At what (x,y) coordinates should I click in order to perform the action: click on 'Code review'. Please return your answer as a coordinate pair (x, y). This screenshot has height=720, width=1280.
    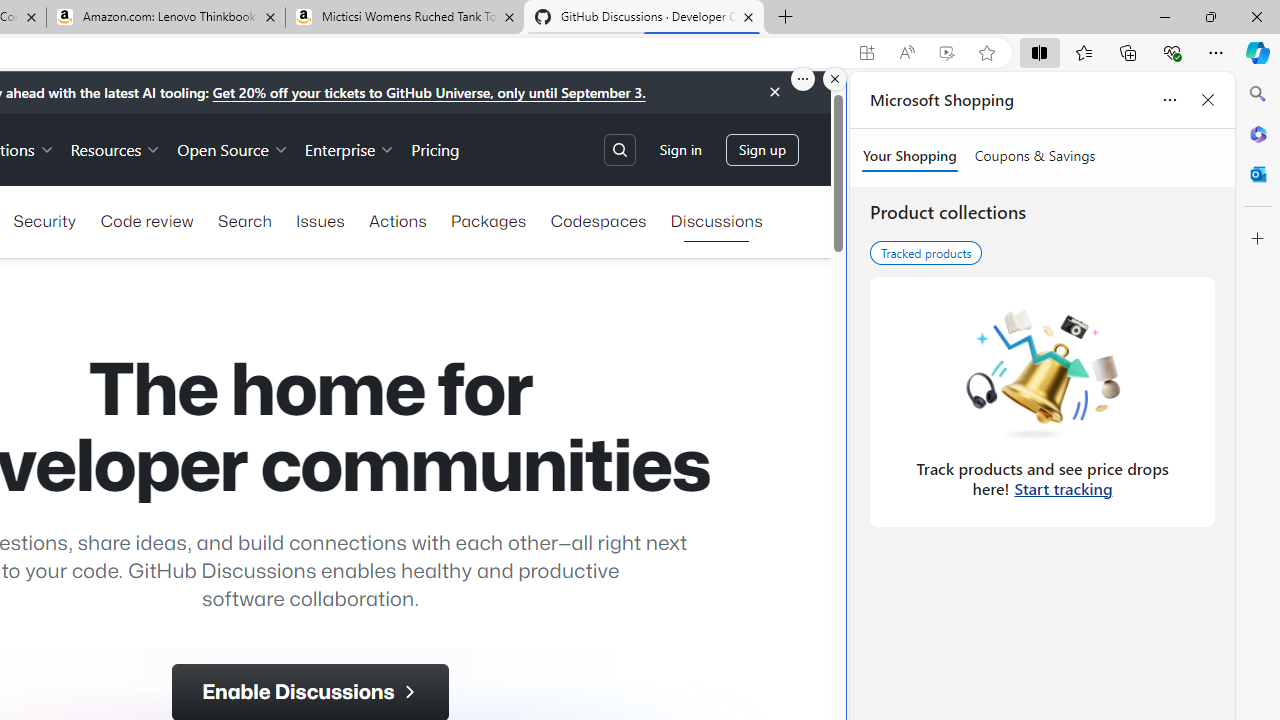
    Looking at the image, I should click on (146, 221).